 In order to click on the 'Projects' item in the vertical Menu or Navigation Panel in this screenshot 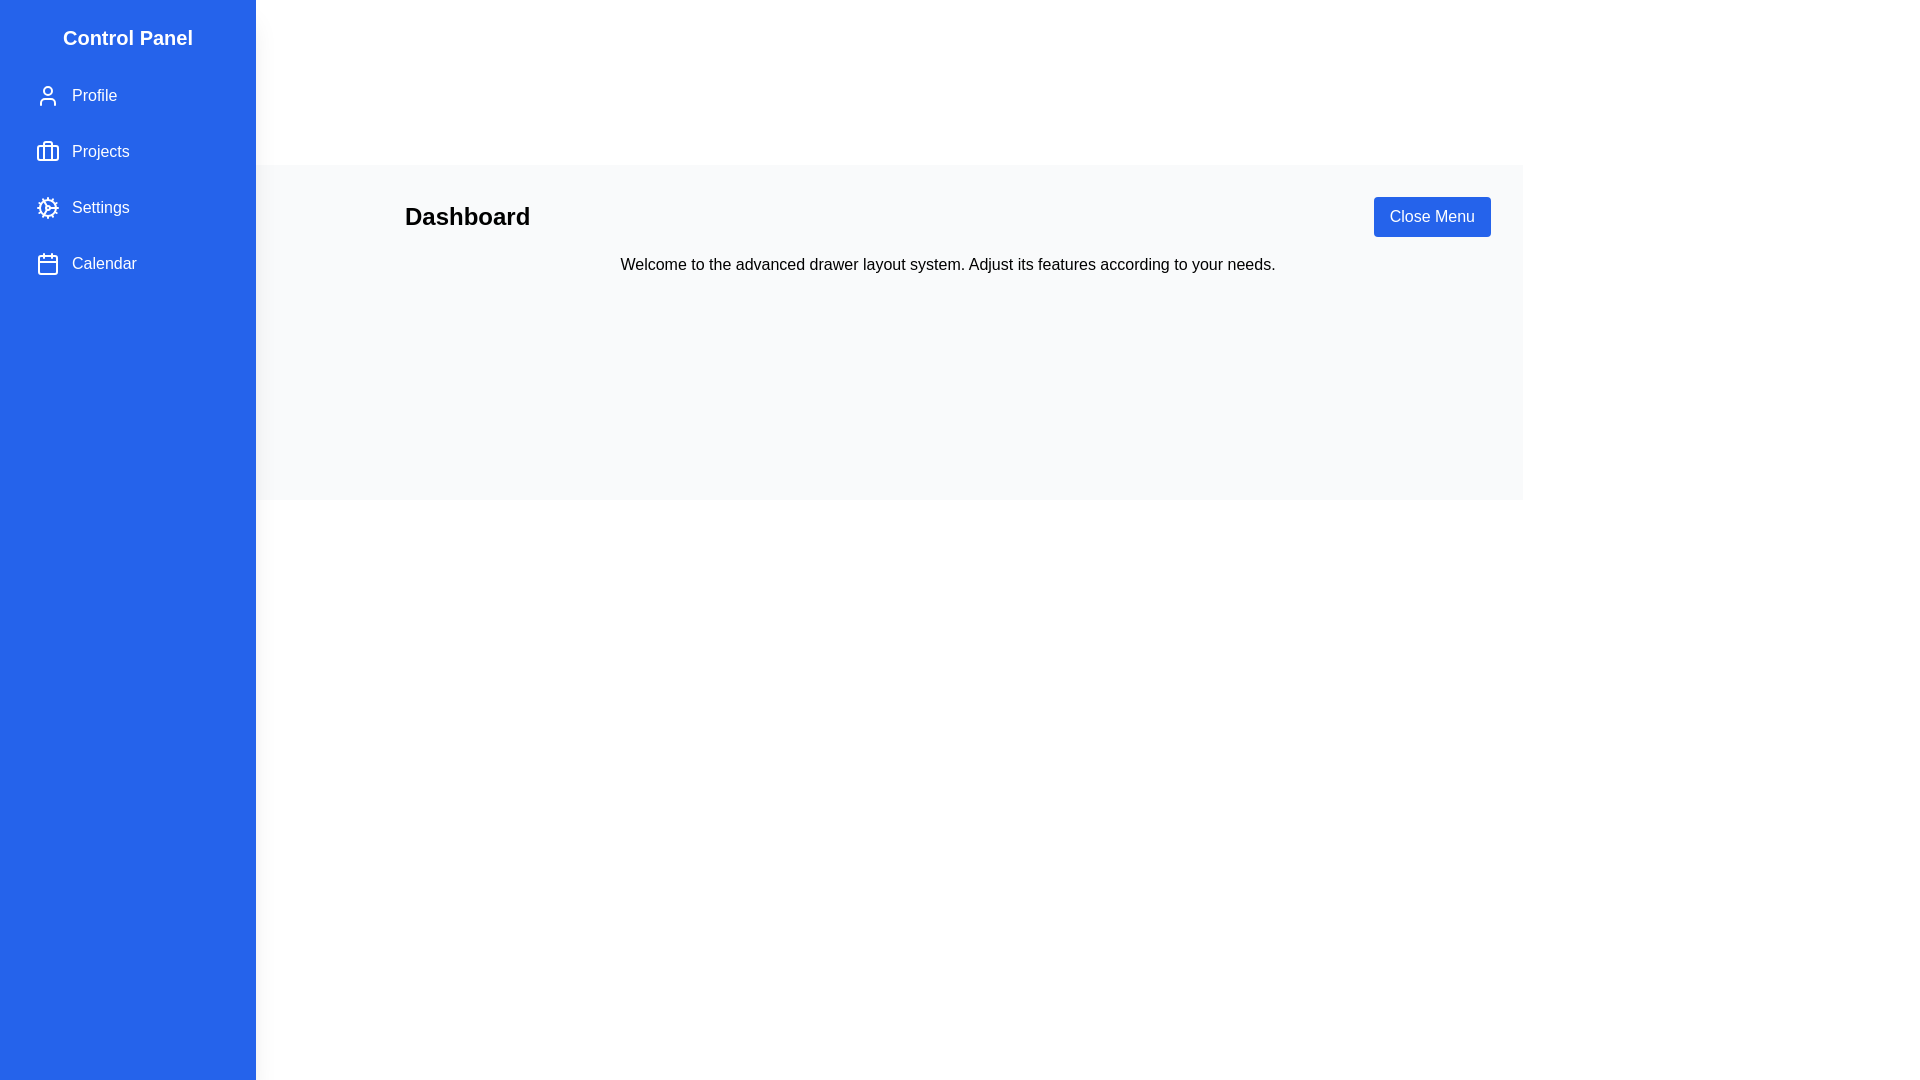, I will do `click(127, 180)`.